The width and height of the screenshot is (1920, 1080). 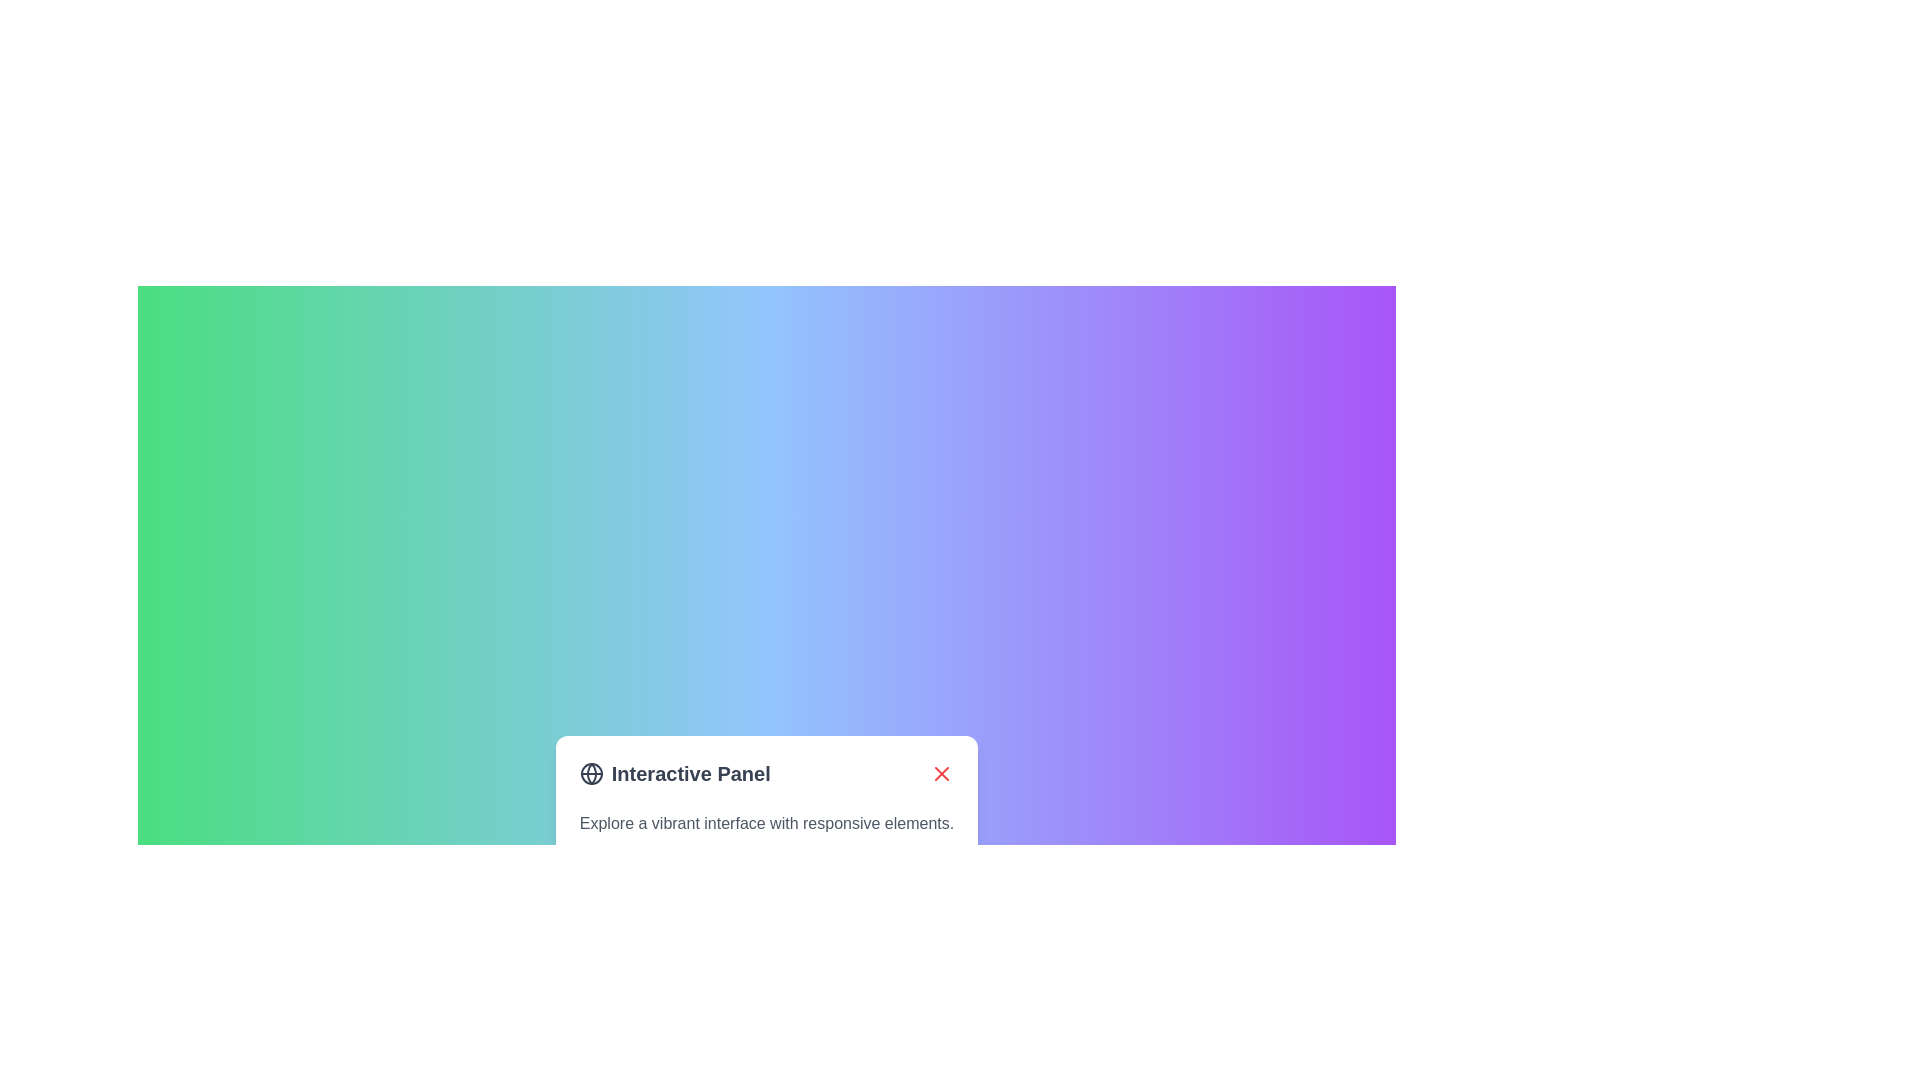 I want to click on the close button located at the far right of the 'Interactive Panel' header for accessibility navigation, so click(x=941, y=773).